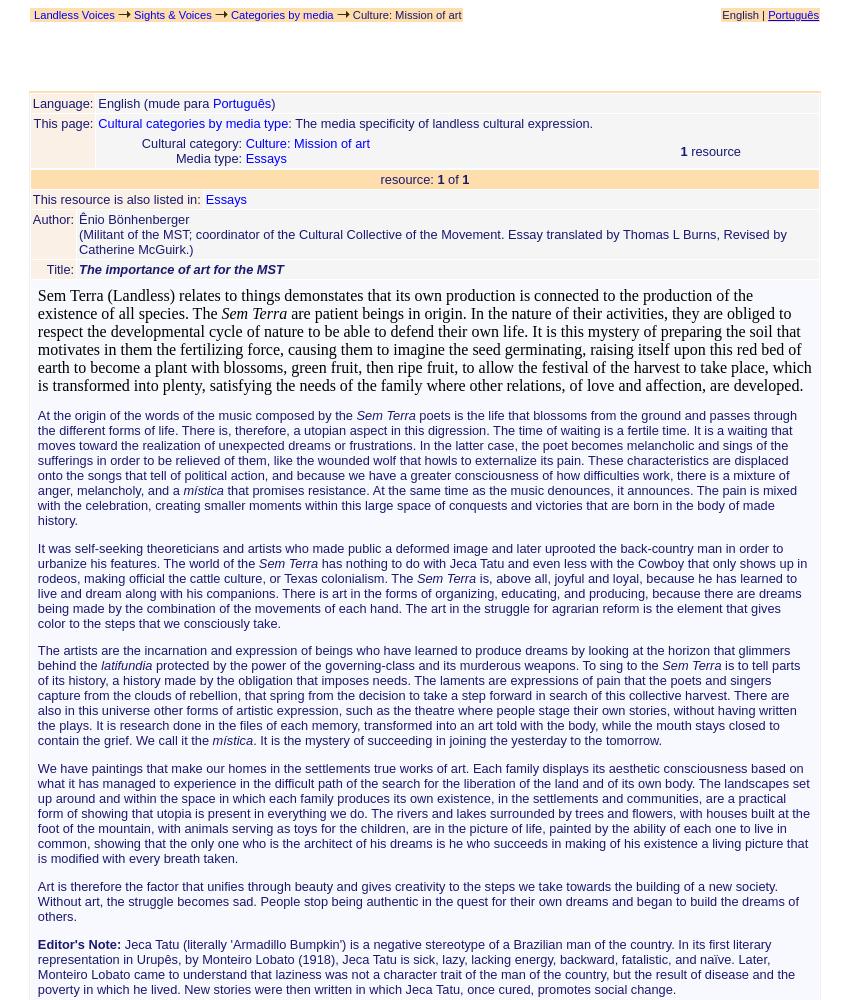 The height and width of the screenshot is (1000, 850). I want to click on 'Landless Voices', so click(71, 15).